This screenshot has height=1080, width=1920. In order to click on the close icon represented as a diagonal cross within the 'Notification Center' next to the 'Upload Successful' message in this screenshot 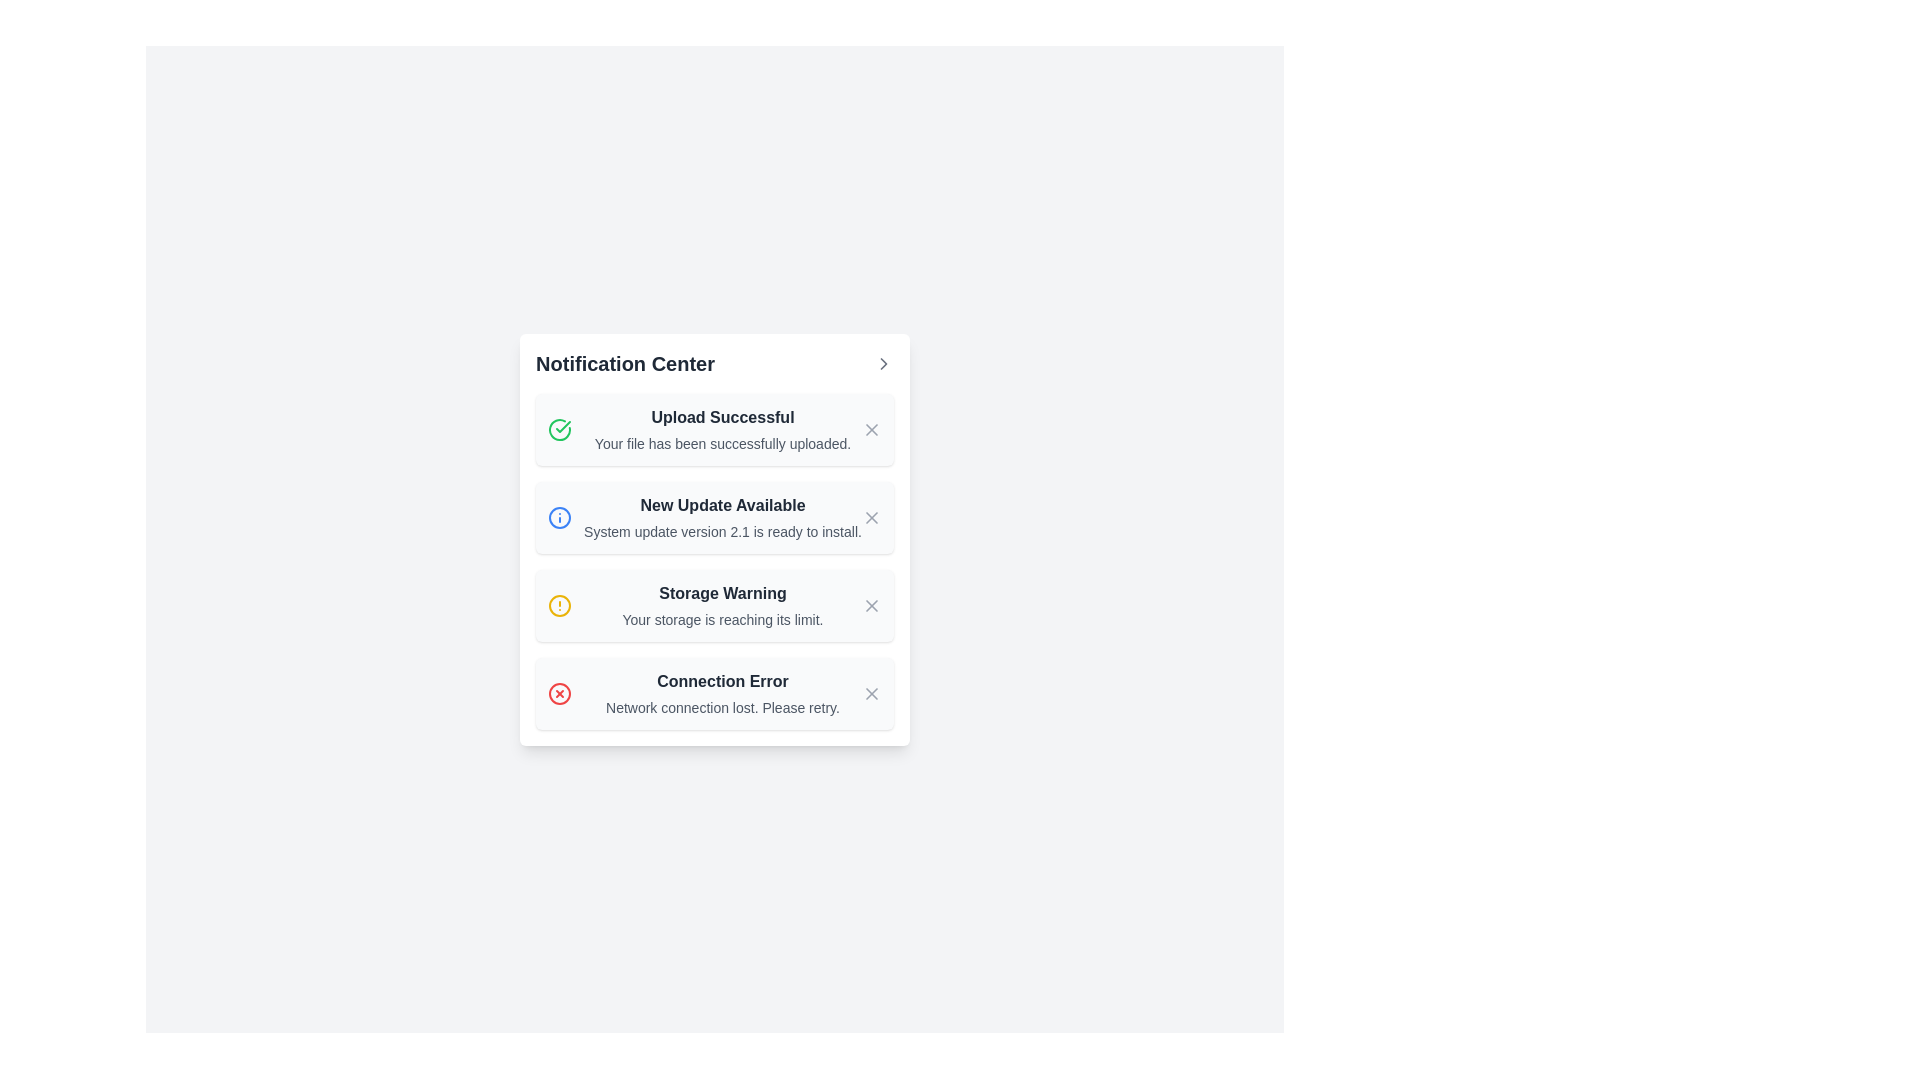, I will do `click(871, 428)`.